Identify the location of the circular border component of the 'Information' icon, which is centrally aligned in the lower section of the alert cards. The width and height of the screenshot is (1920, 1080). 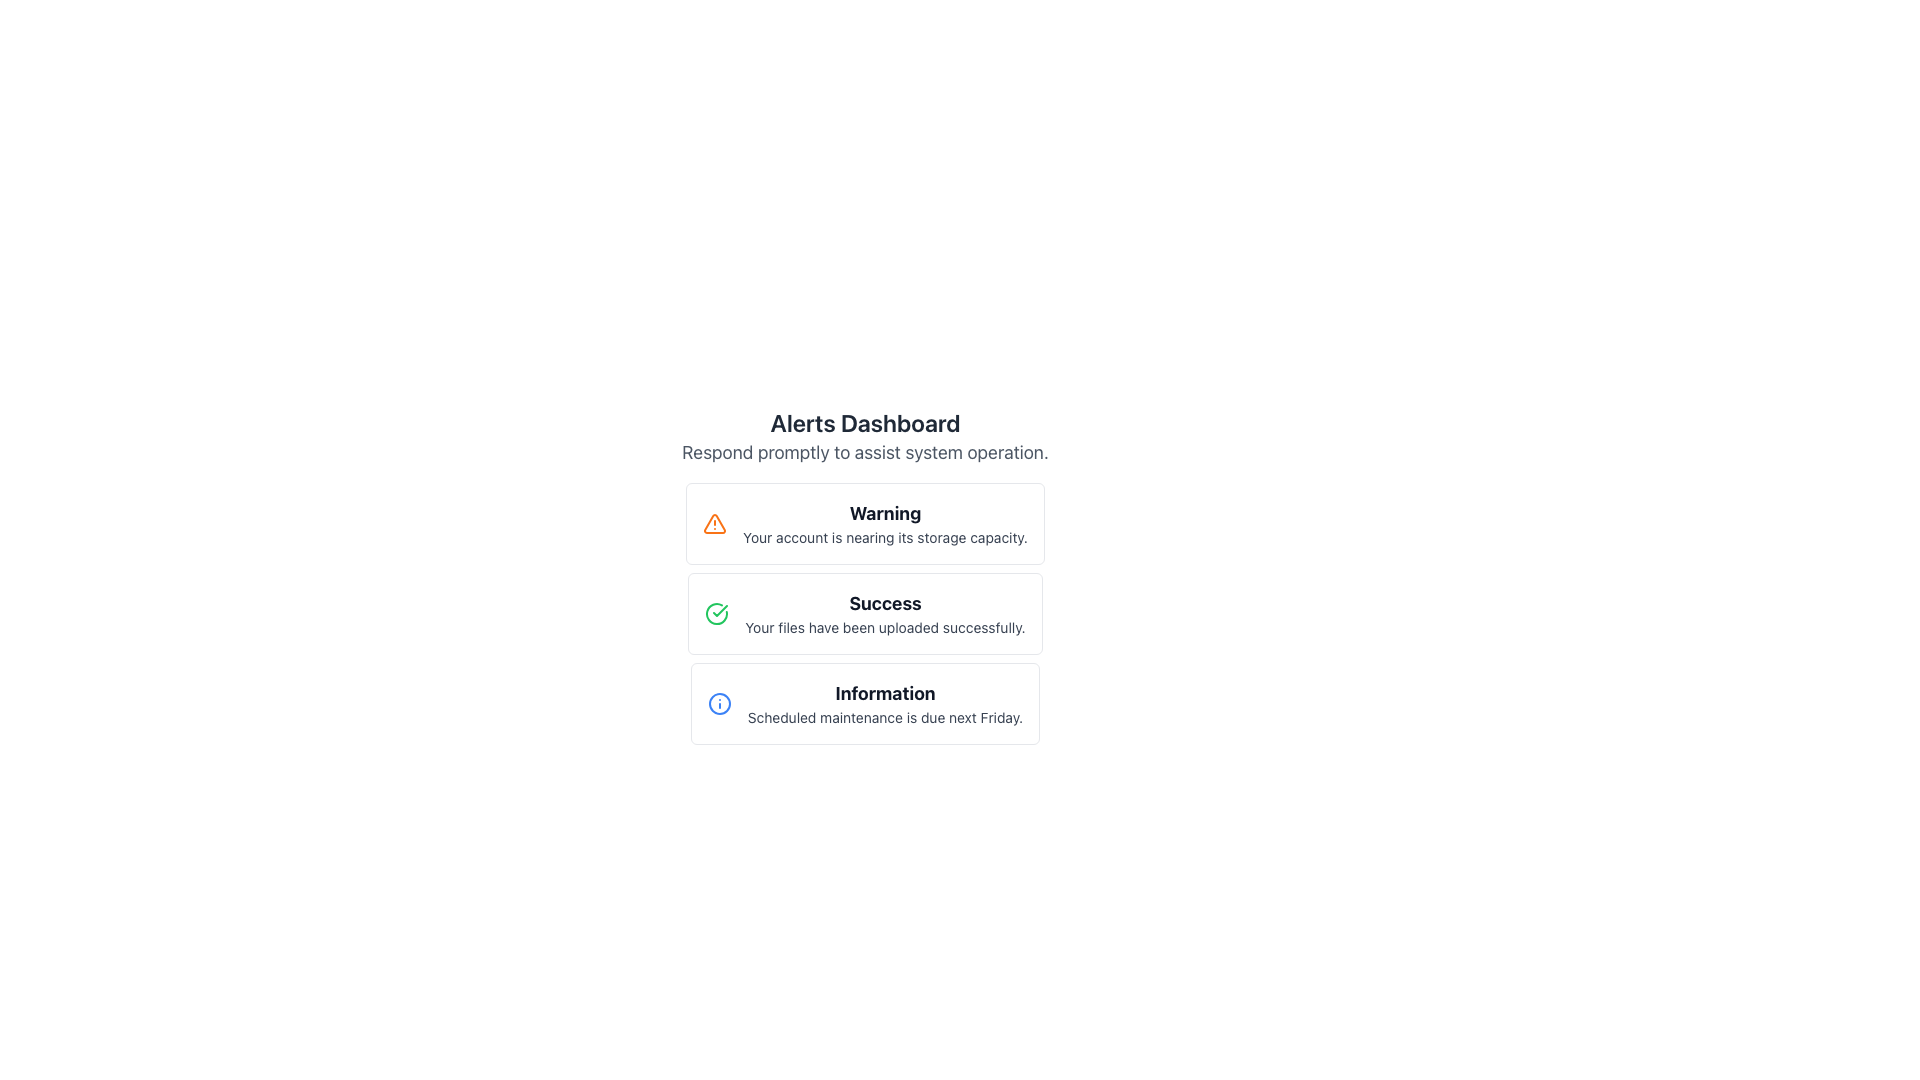
(719, 703).